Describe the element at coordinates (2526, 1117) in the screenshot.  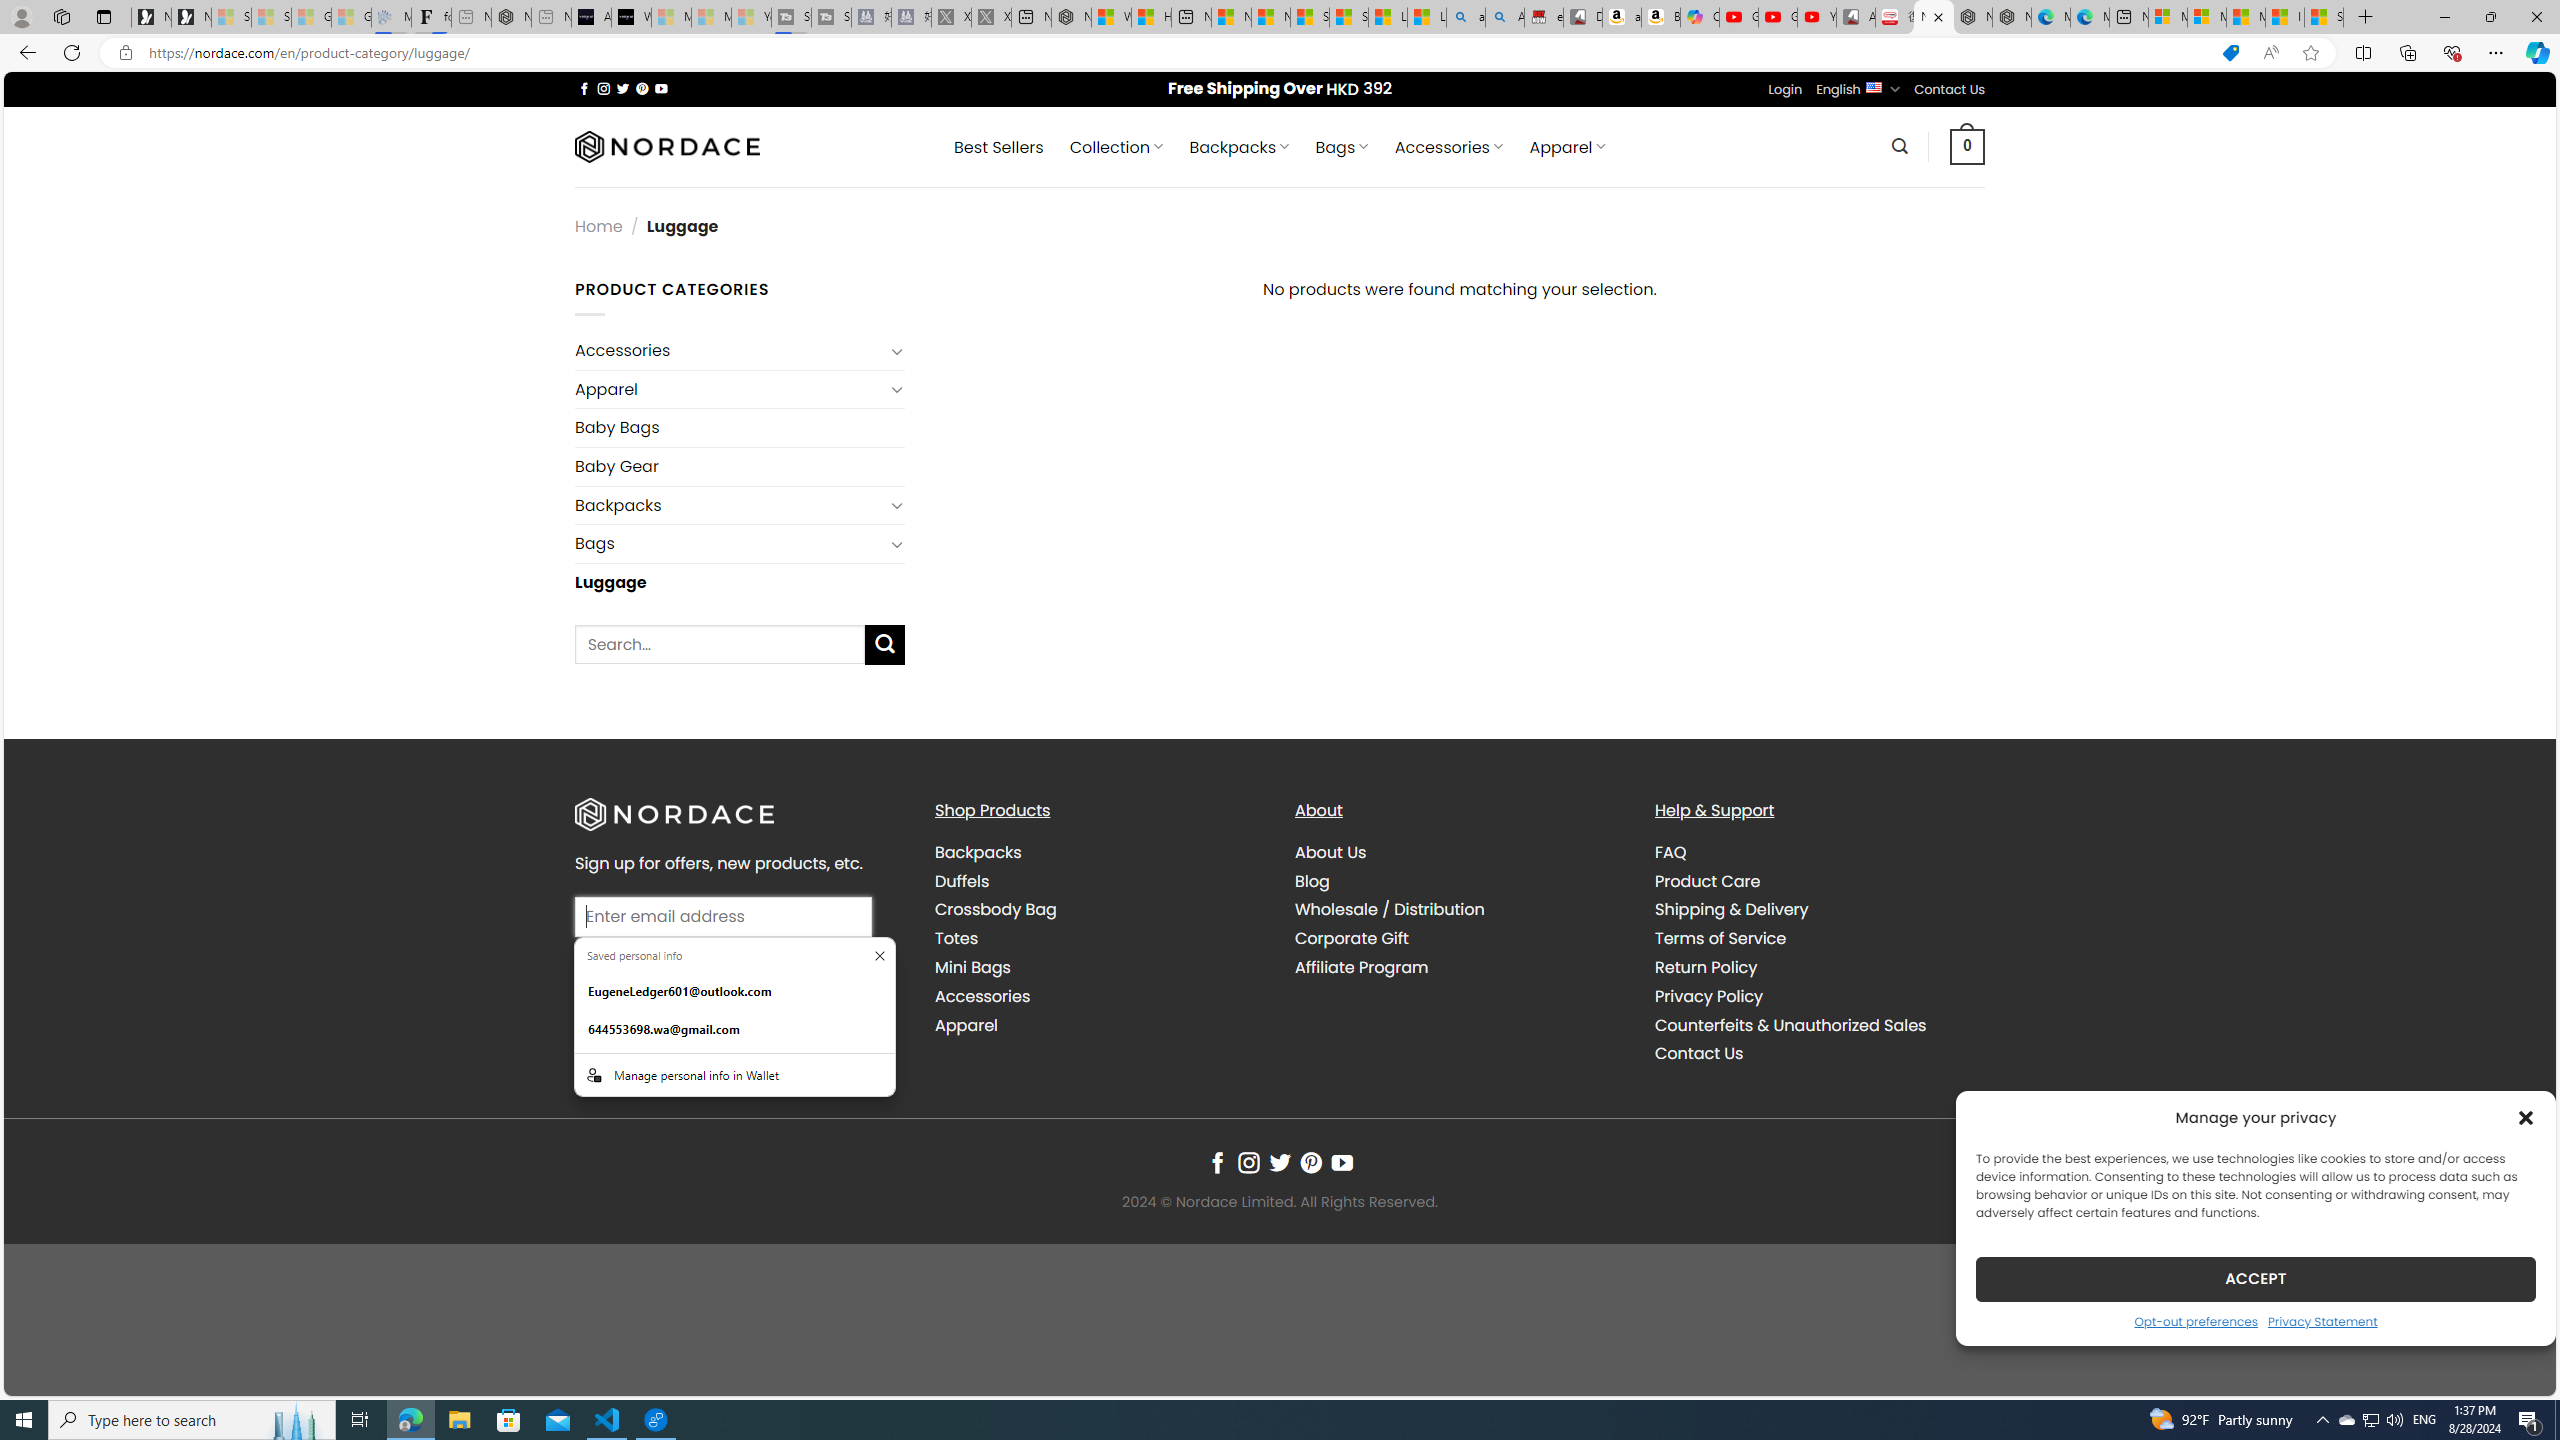
I see `'Class: cmplz-close'` at that location.